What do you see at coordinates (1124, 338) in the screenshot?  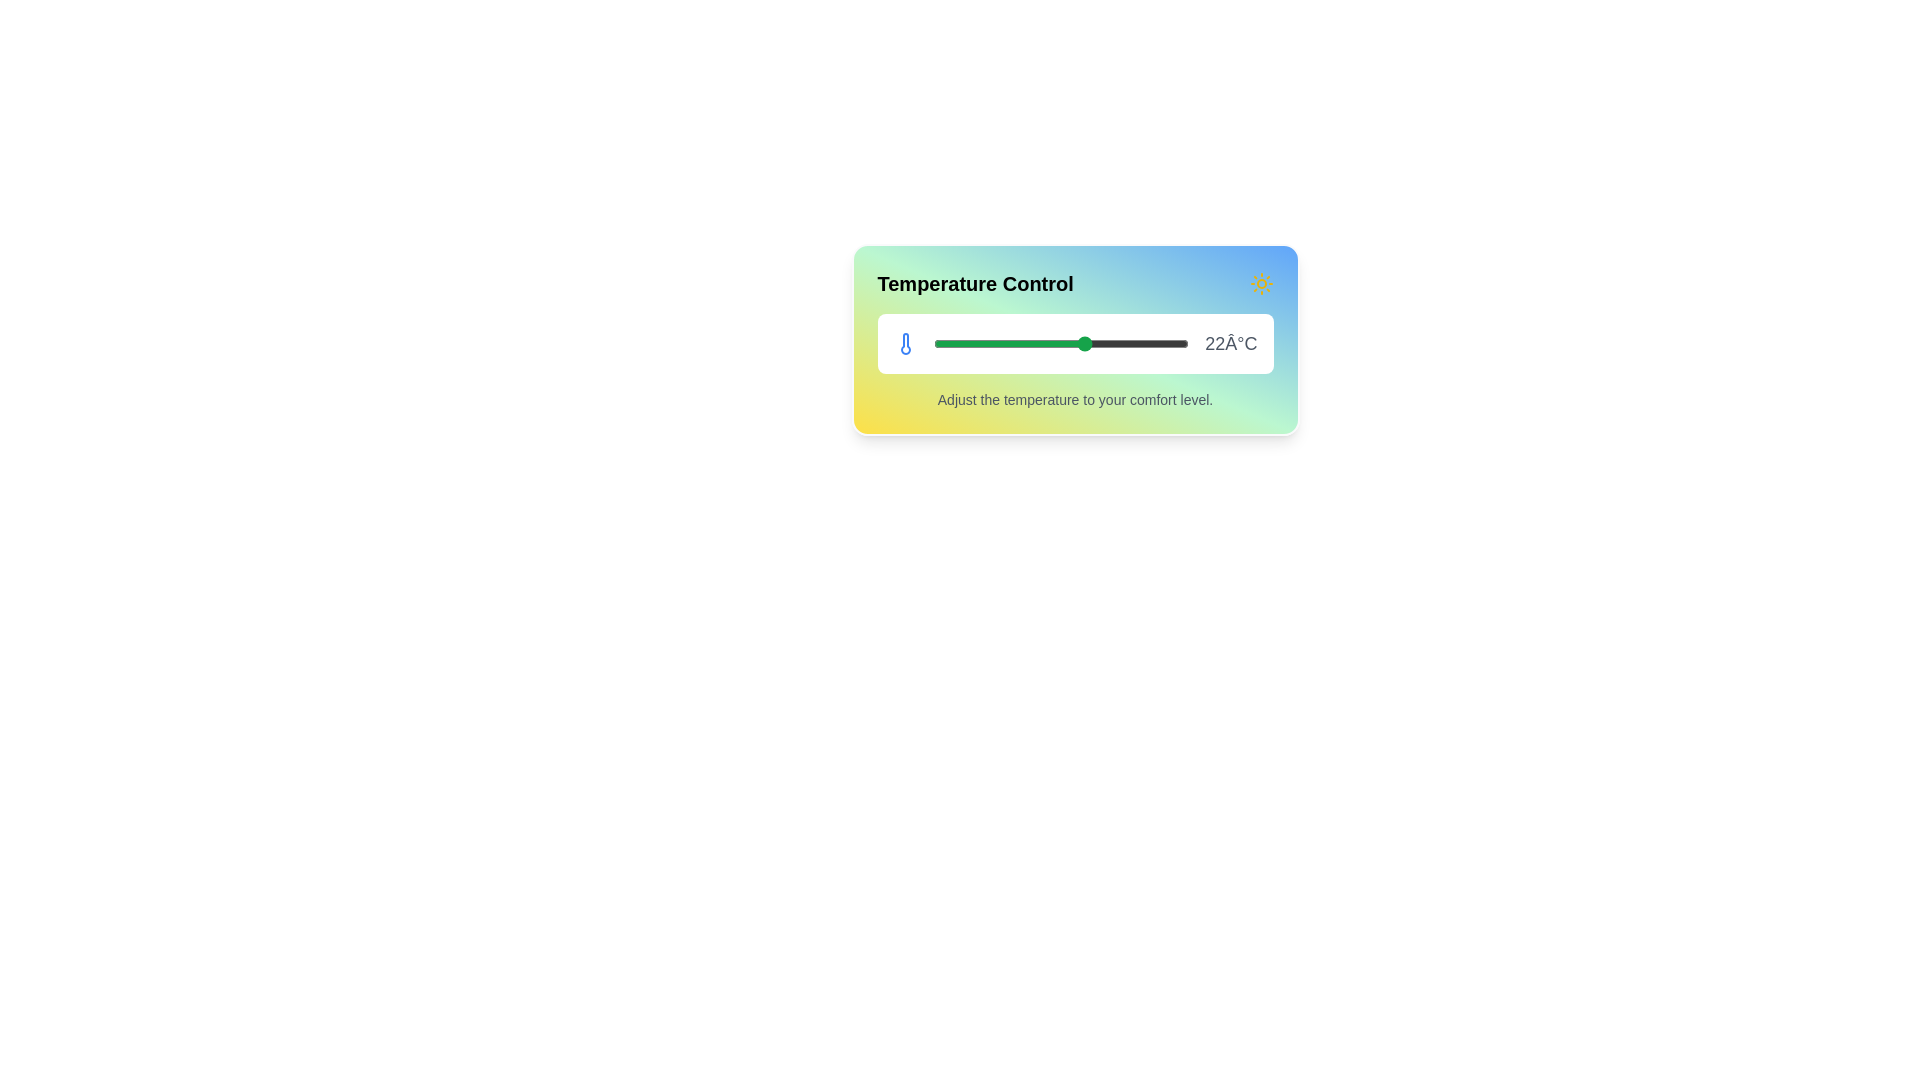 I see `the temperature` at bounding box center [1124, 338].